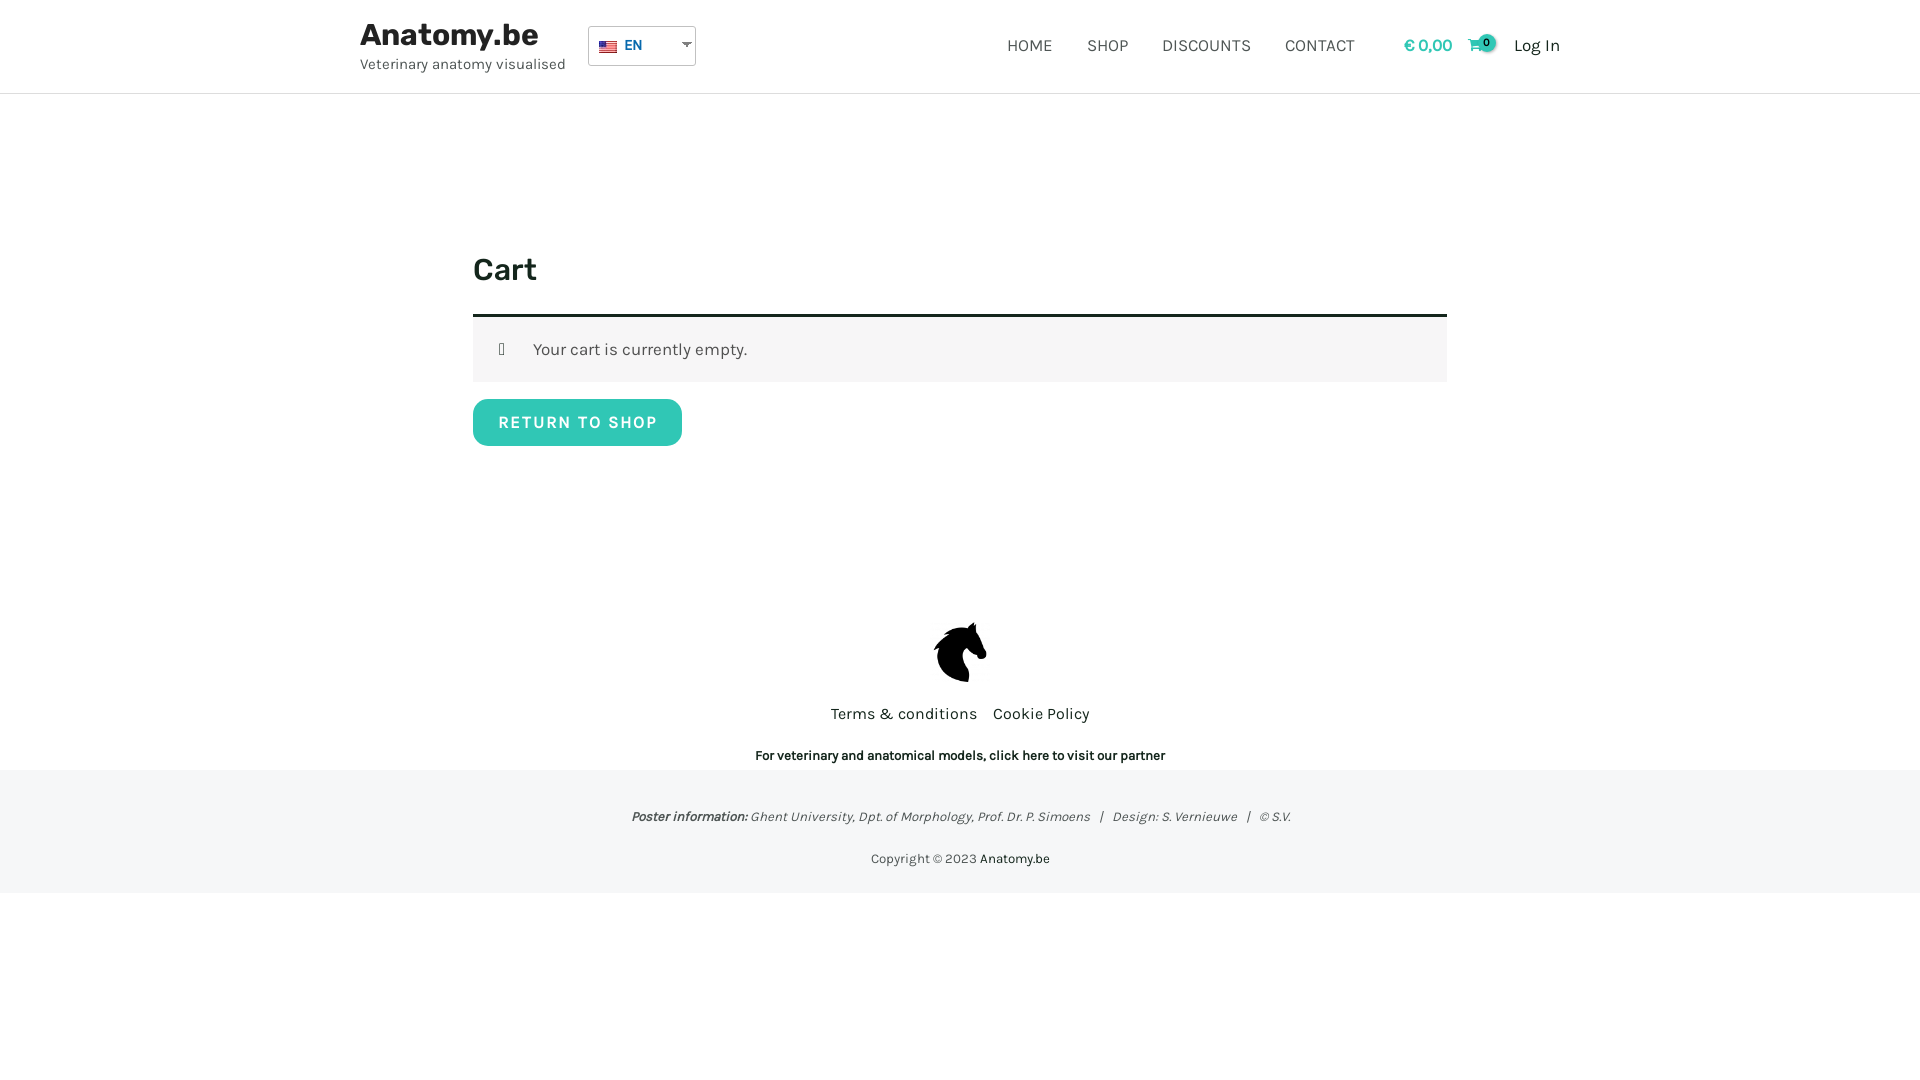 This screenshot has height=1080, width=1920. What do you see at coordinates (607, 45) in the screenshot?
I see `'English'` at bounding box center [607, 45].